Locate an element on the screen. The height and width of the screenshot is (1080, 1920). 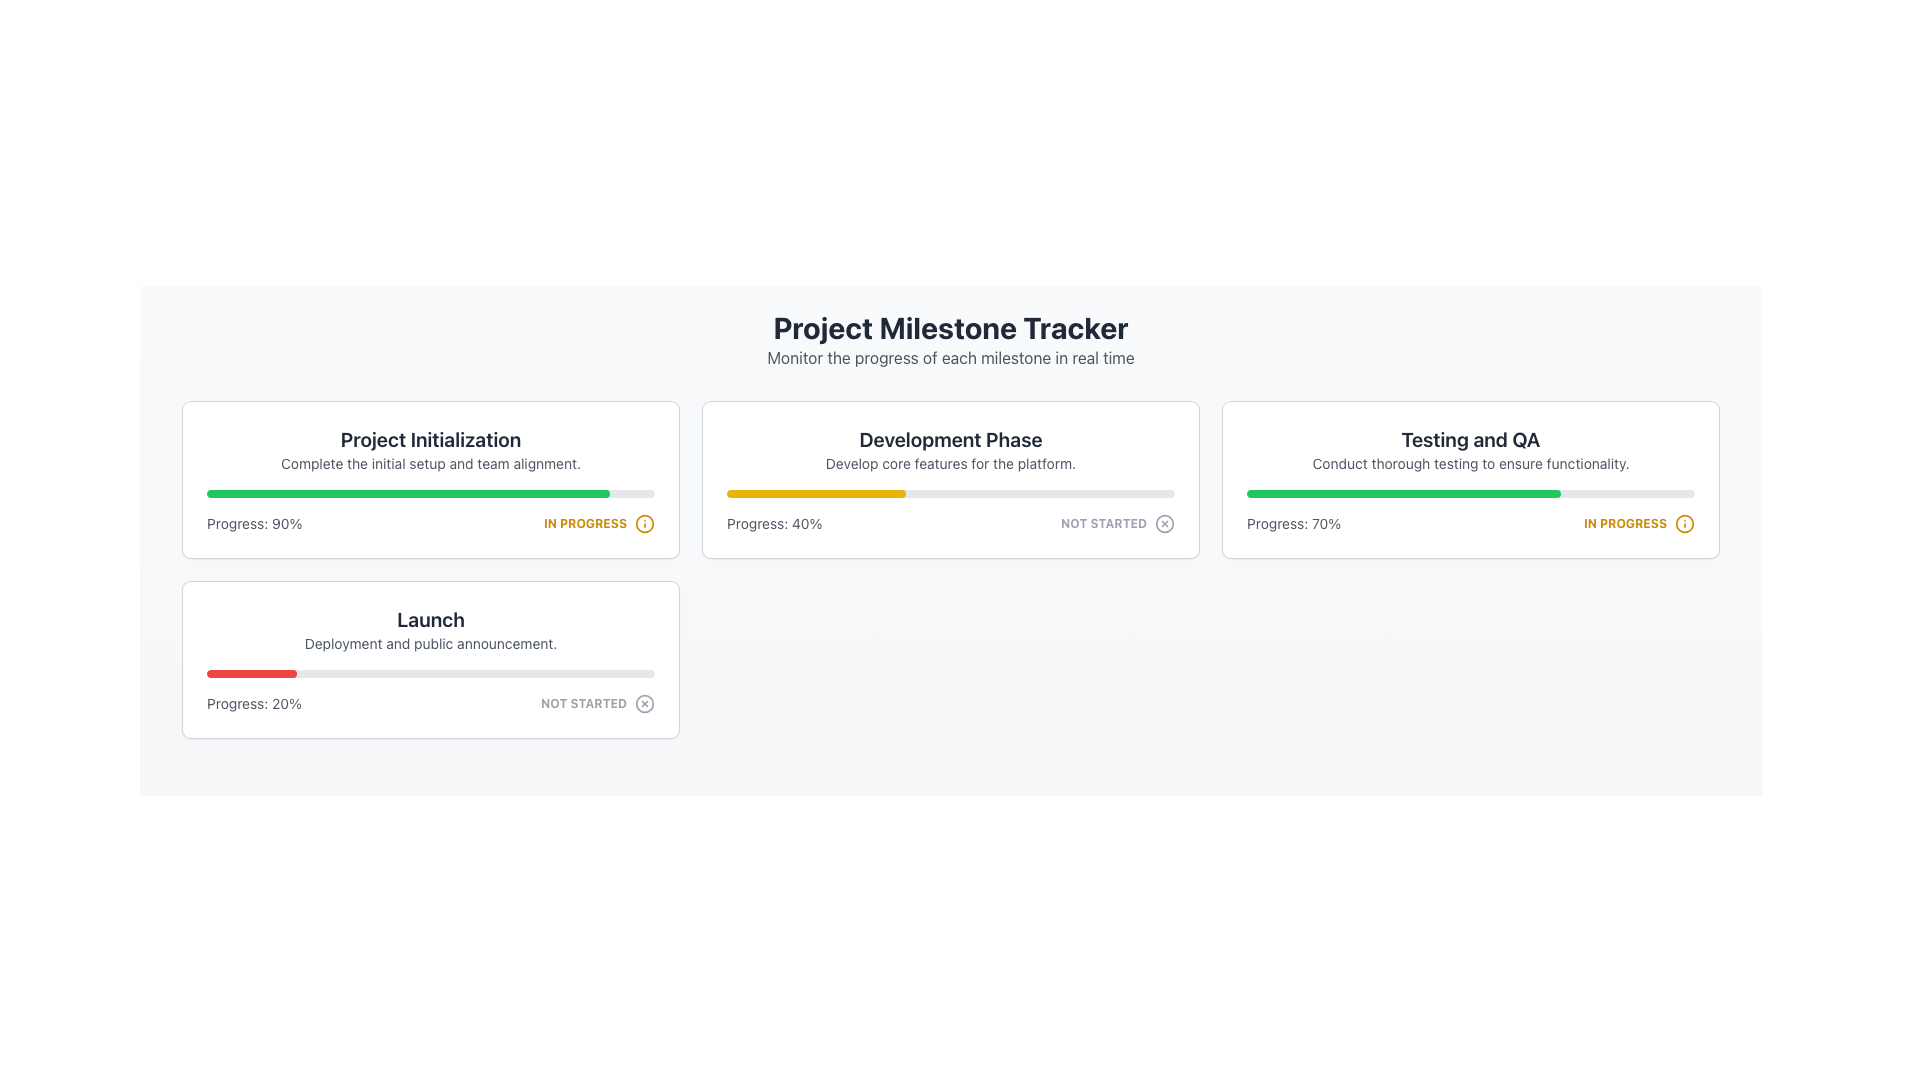
the text label displaying the progress of the 'Launch' task, which shows 20% progress and is located below the progress bar and to the left of the 'Not Started' status indicator is located at coordinates (253, 703).